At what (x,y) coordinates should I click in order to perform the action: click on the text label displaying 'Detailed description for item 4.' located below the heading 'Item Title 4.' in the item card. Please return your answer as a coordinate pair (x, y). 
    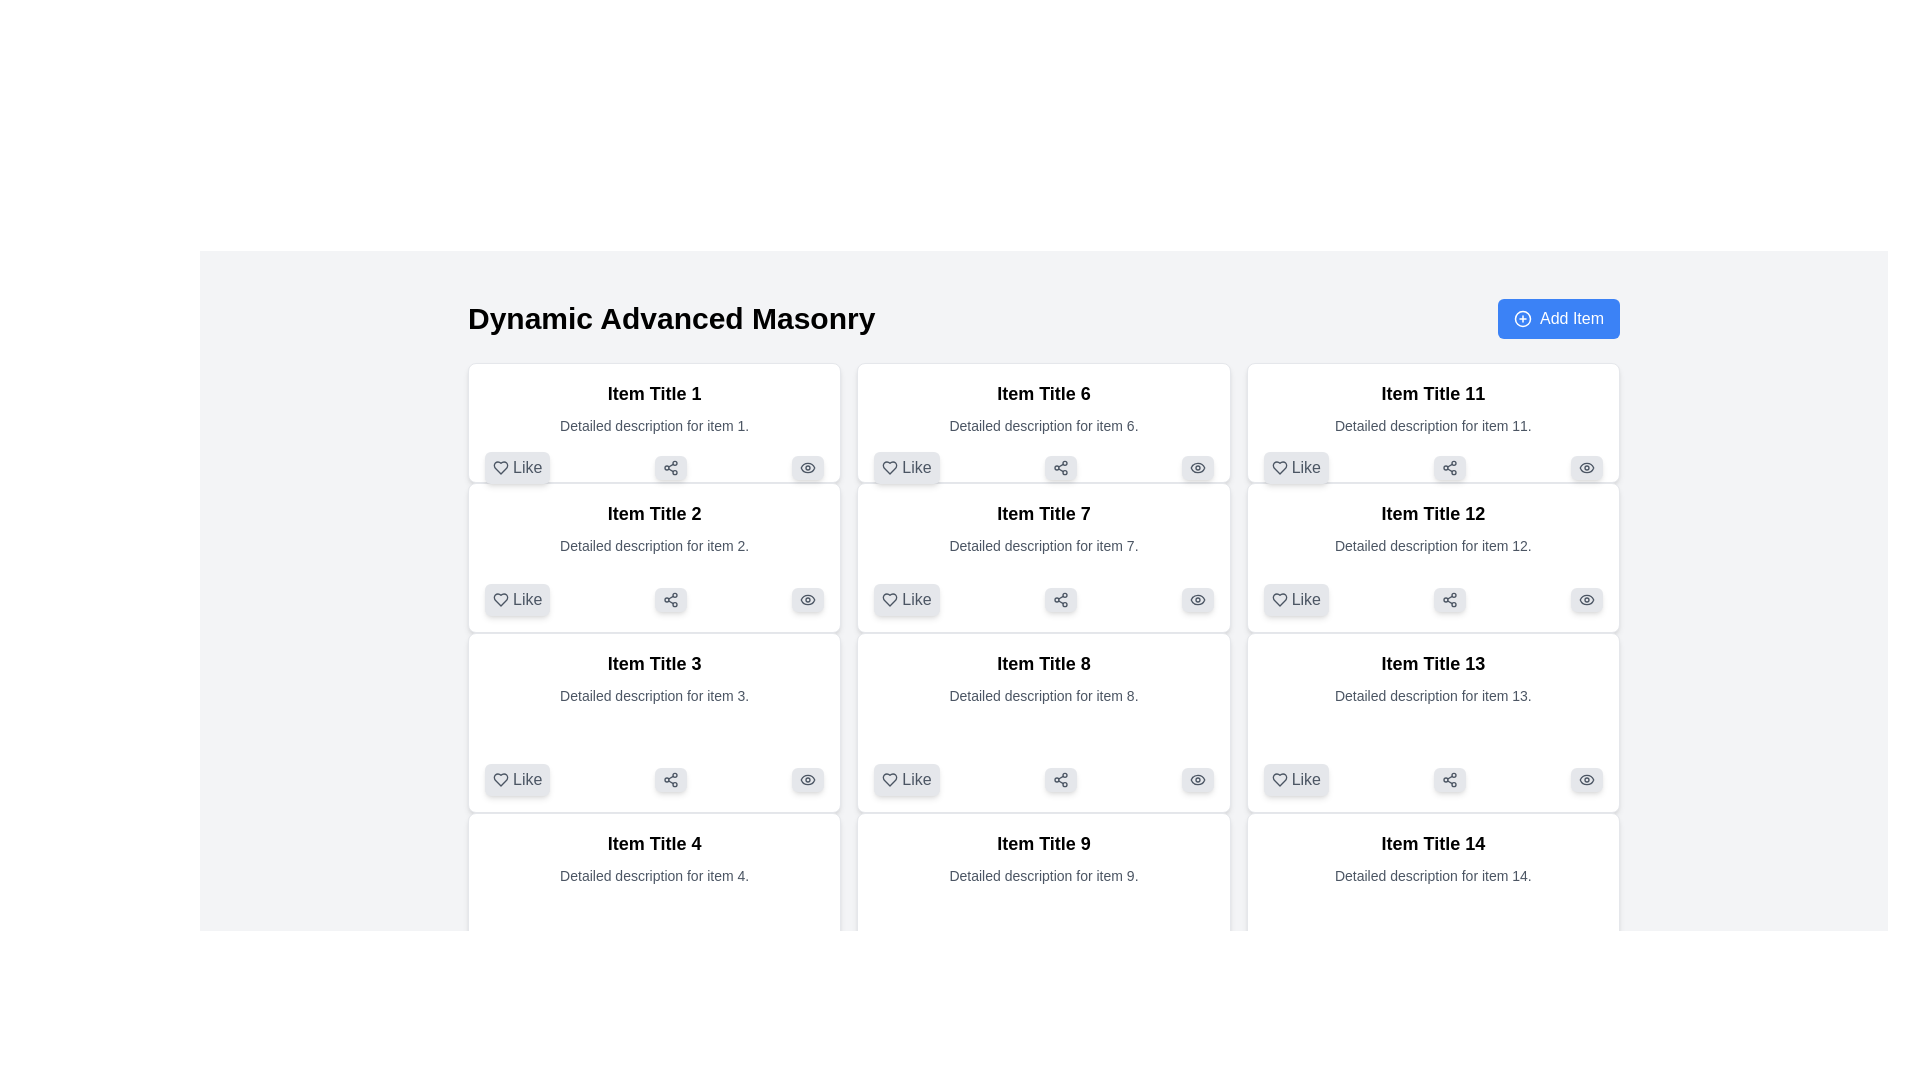
    Looking at the image, I should click on (654, 874).